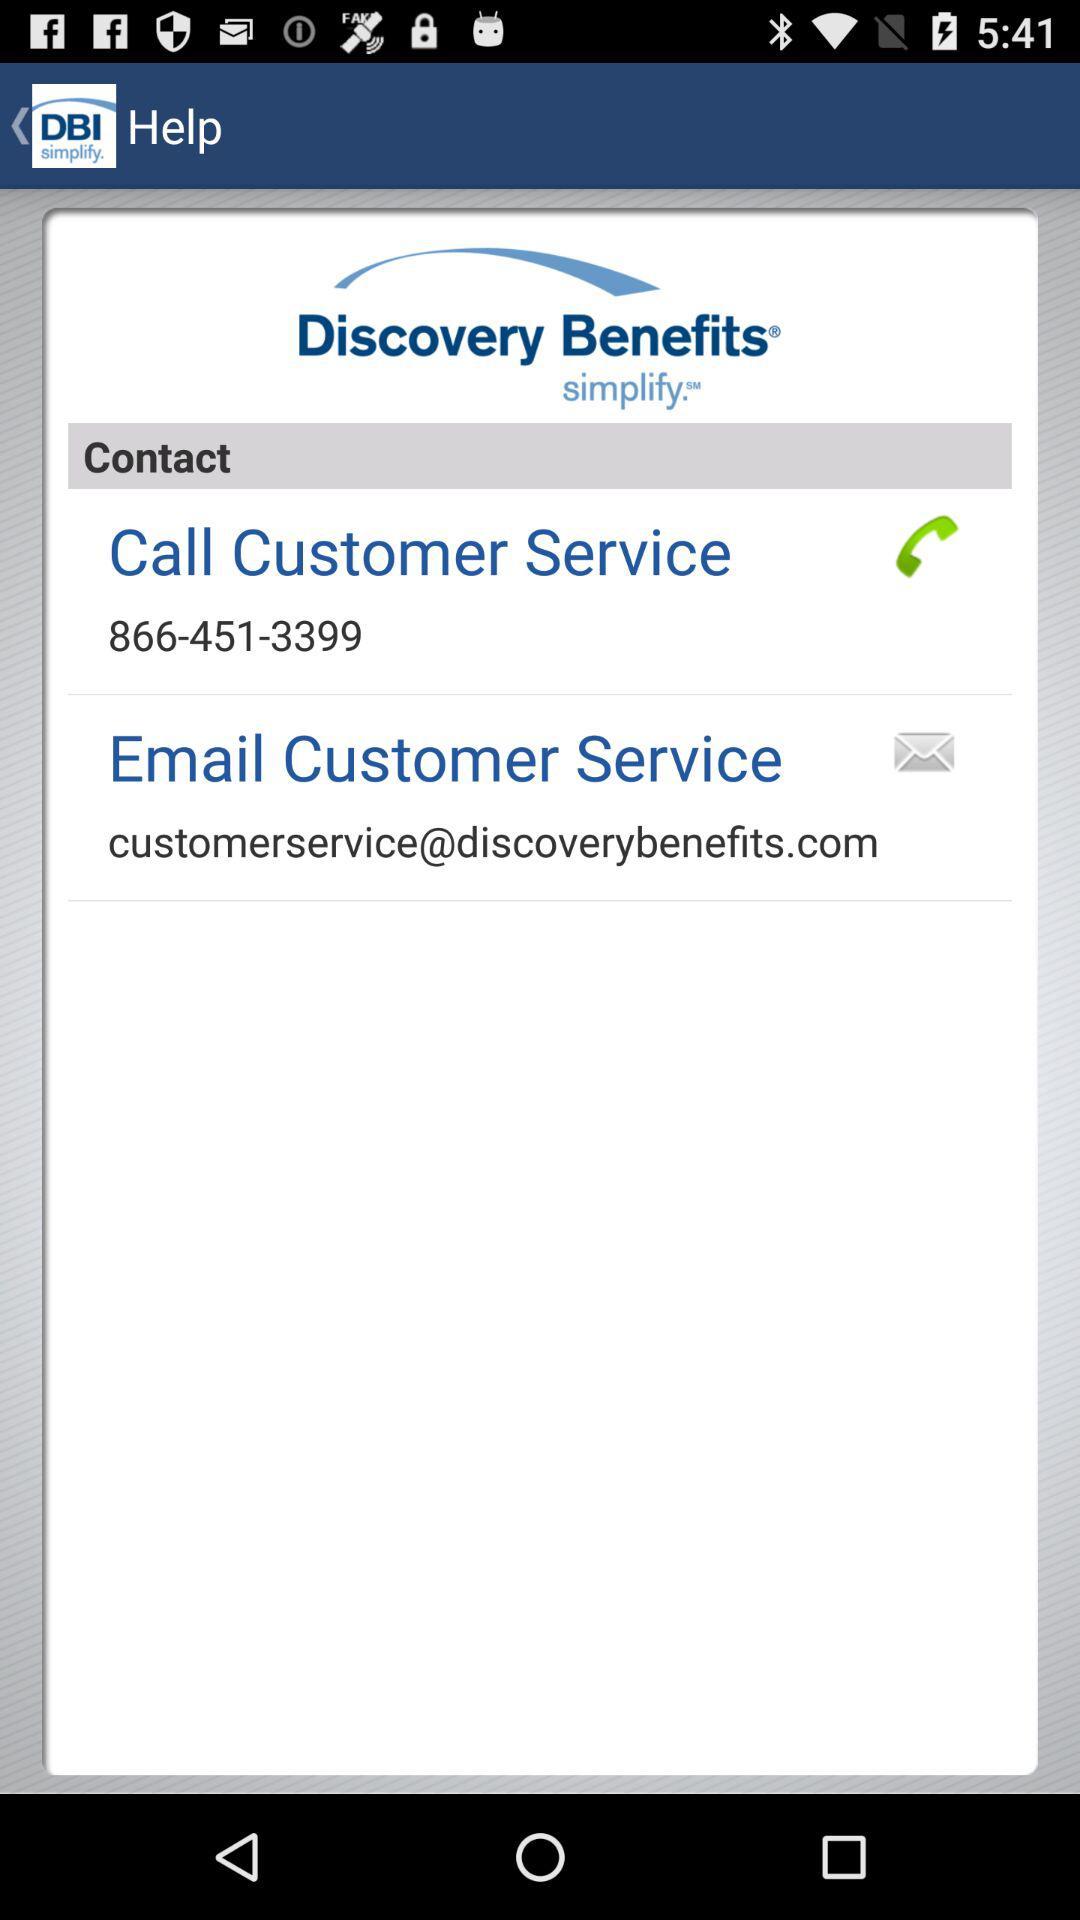  What do you see at coordinates (493, 840) in the screenshot?
I see `the app below email customer service` at bounding box center [493, 840].